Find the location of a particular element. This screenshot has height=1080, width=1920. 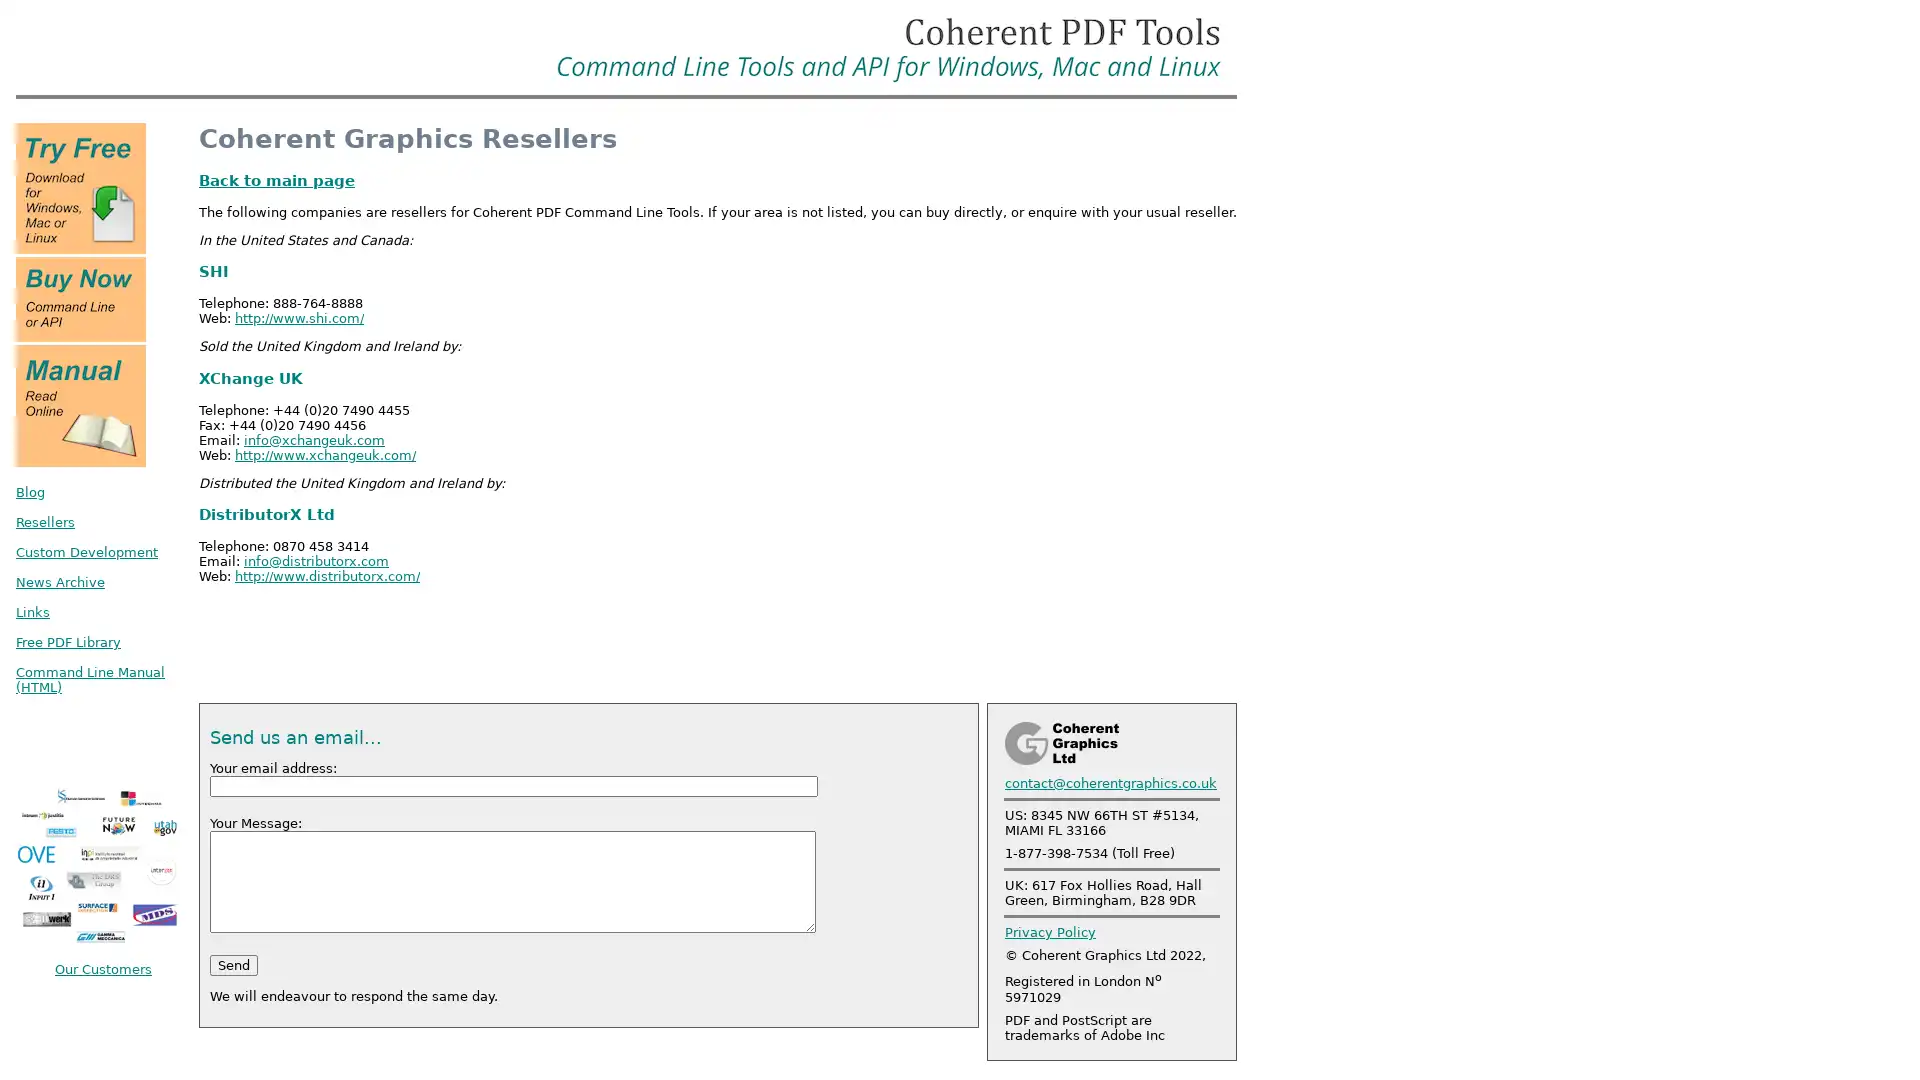

Send is located at coordinates (234, 963).